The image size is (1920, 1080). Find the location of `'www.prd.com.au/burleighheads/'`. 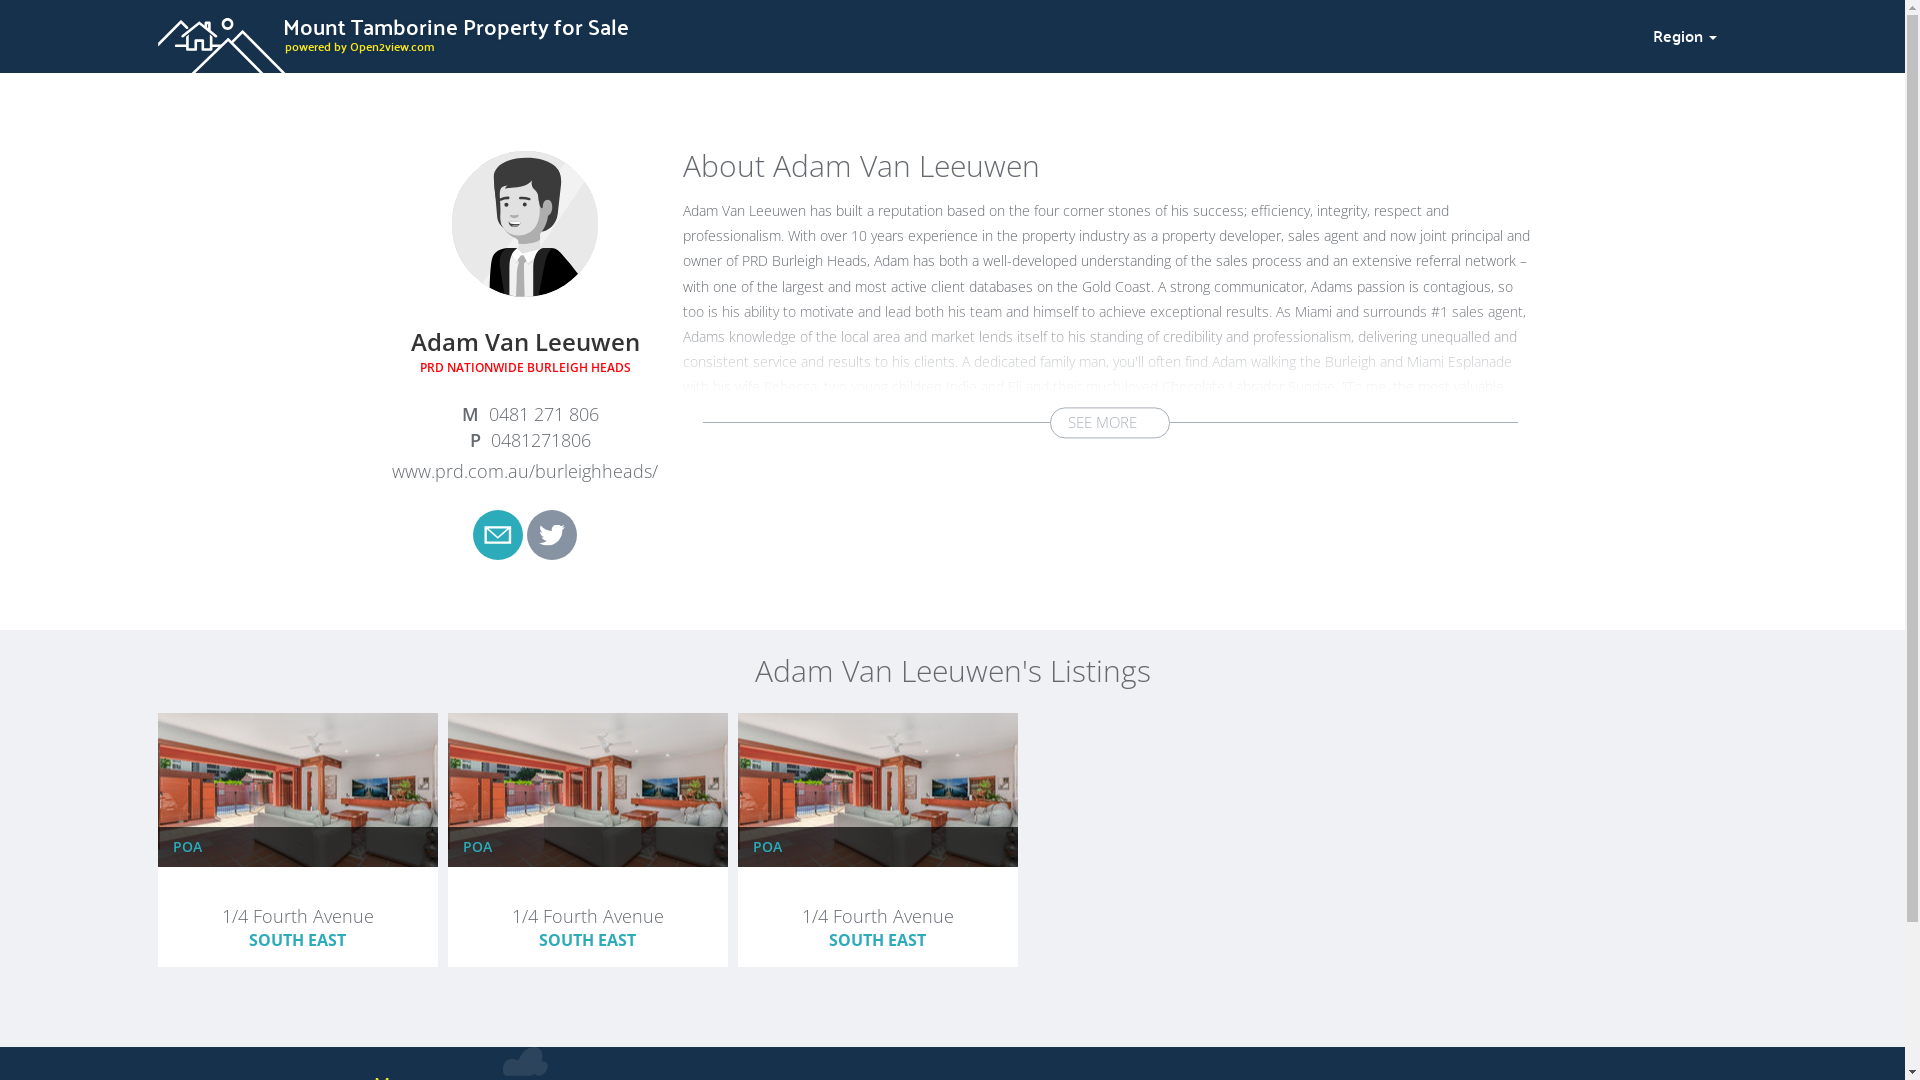

'www.prd.com.au/burleighheads/' is located at coordinates (524, 470).